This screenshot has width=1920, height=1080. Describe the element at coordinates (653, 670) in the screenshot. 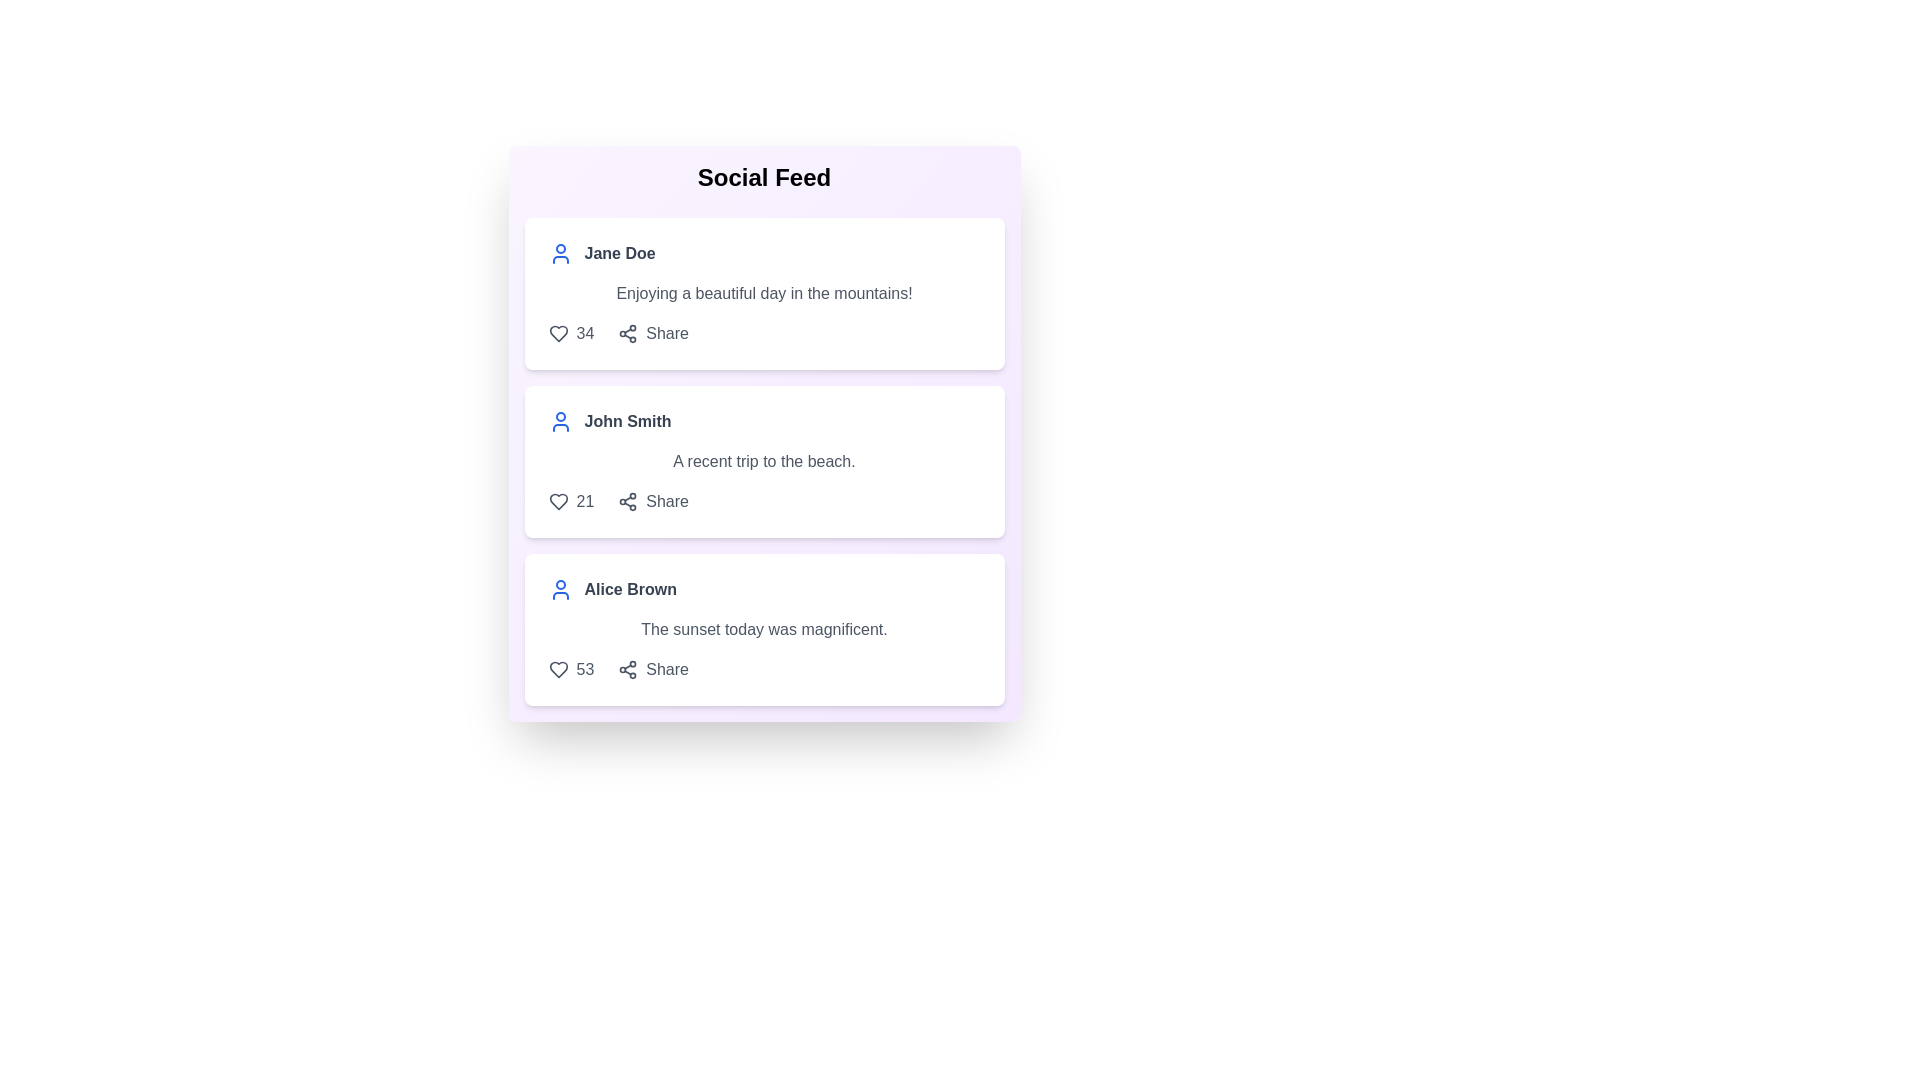

I see `'Share' button for the post authored by Alice Brown` at that location.